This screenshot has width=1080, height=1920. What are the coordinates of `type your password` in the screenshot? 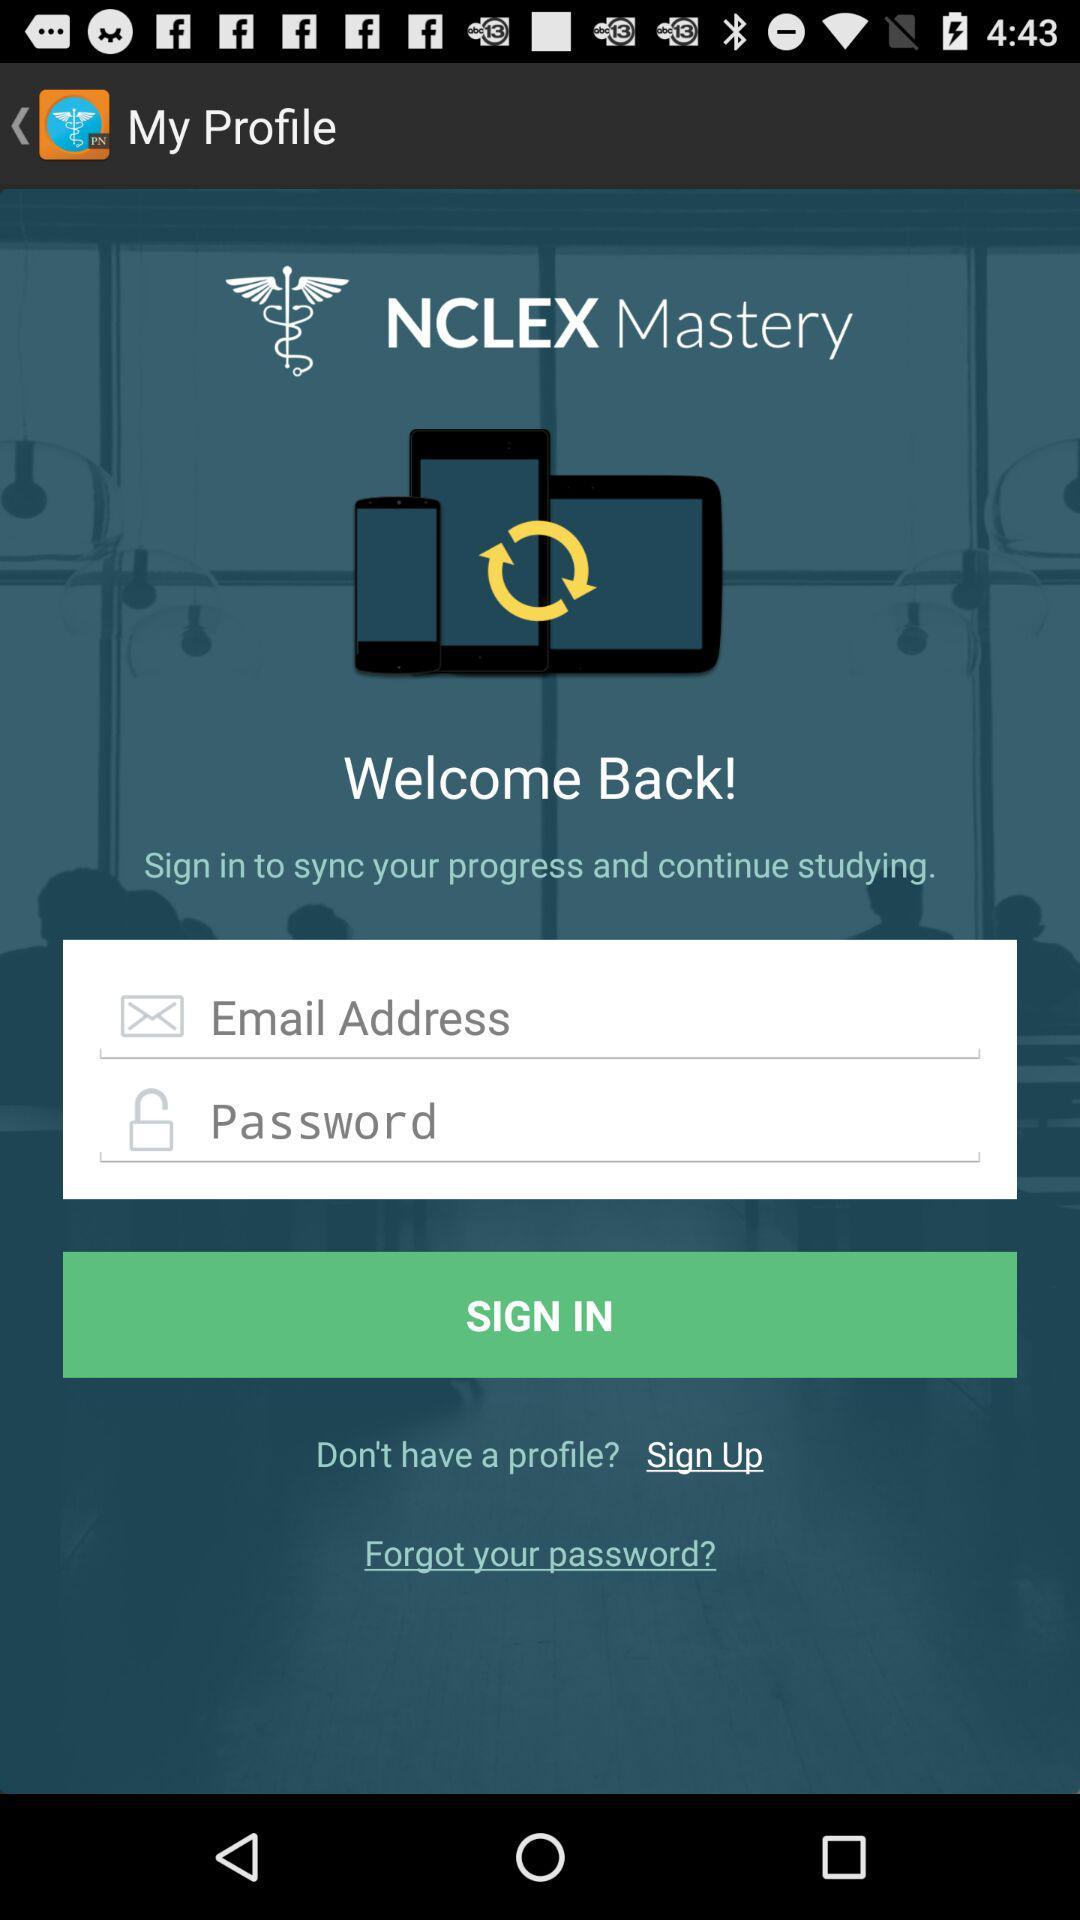 It's located at (540, 1121).